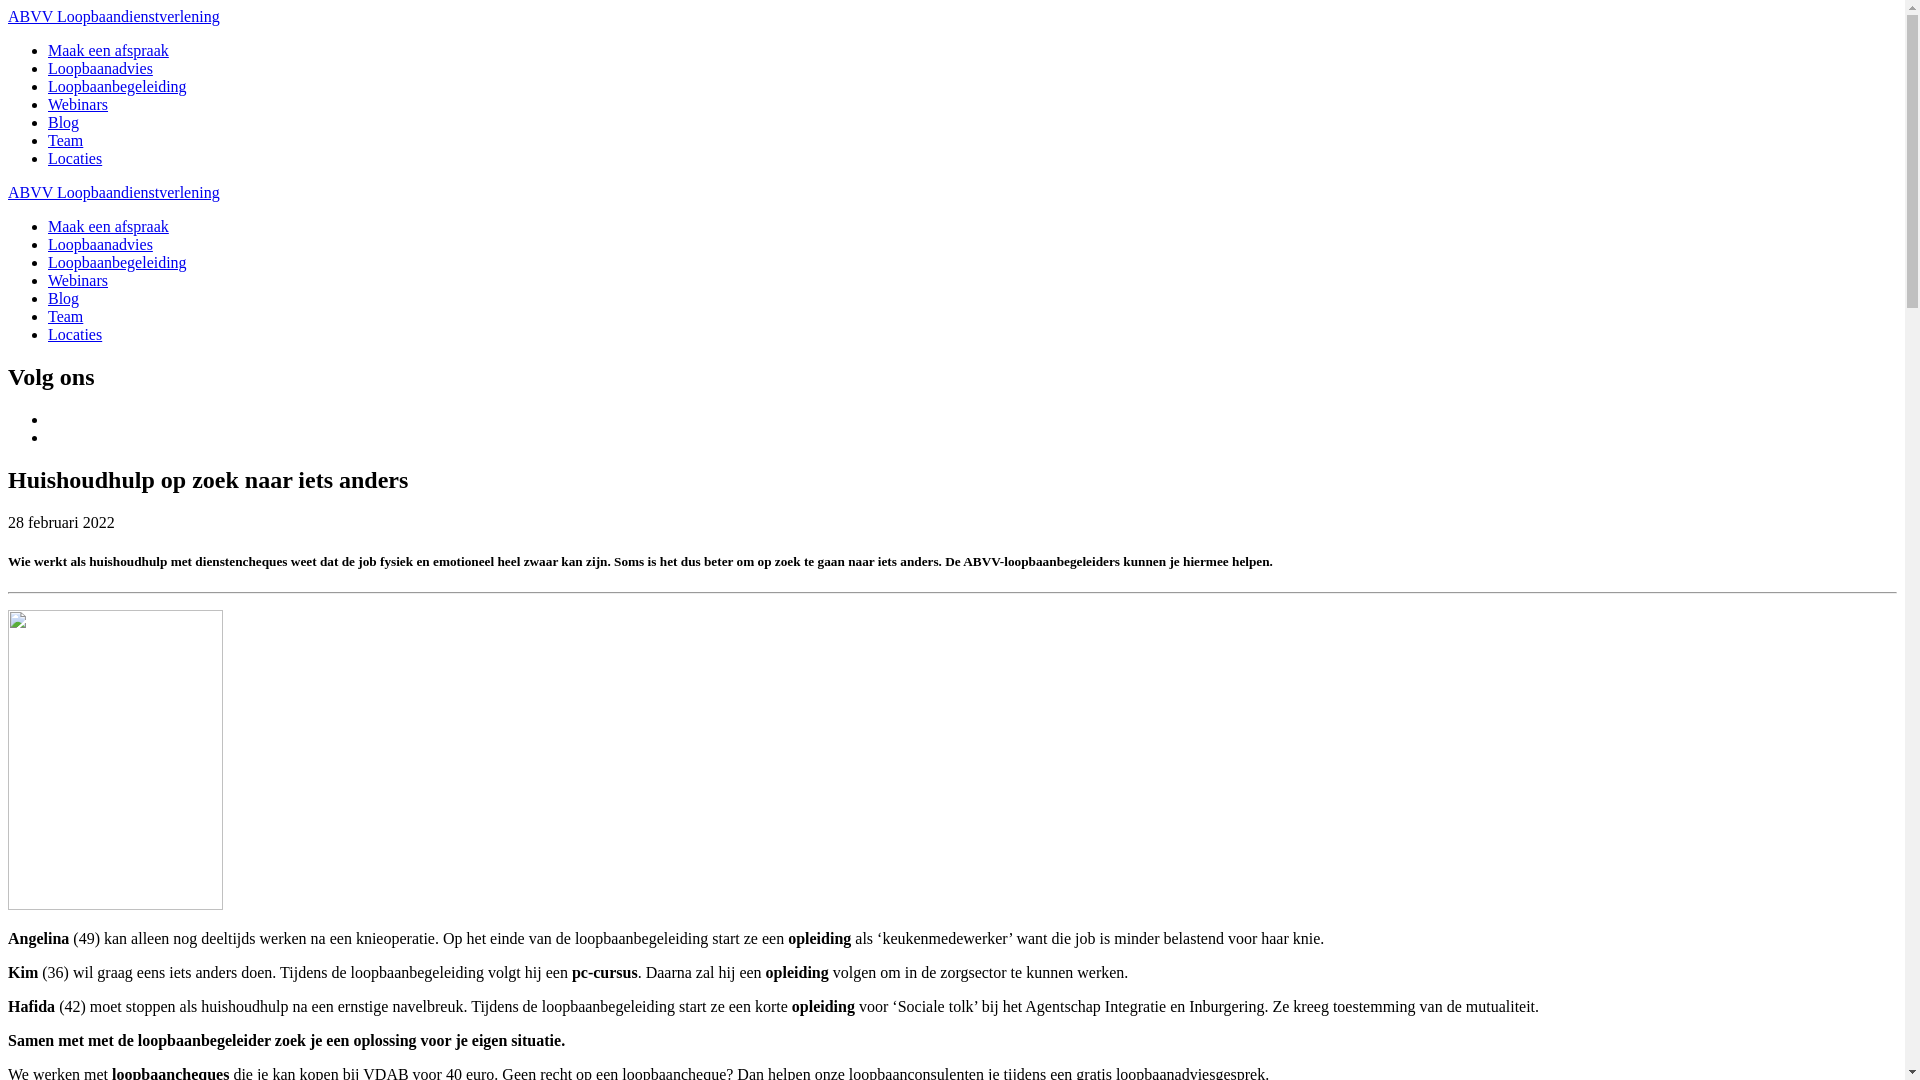 The width and height of the screenshot is (1920, 1080). I want to click on 'Blog', so click(63, 298).